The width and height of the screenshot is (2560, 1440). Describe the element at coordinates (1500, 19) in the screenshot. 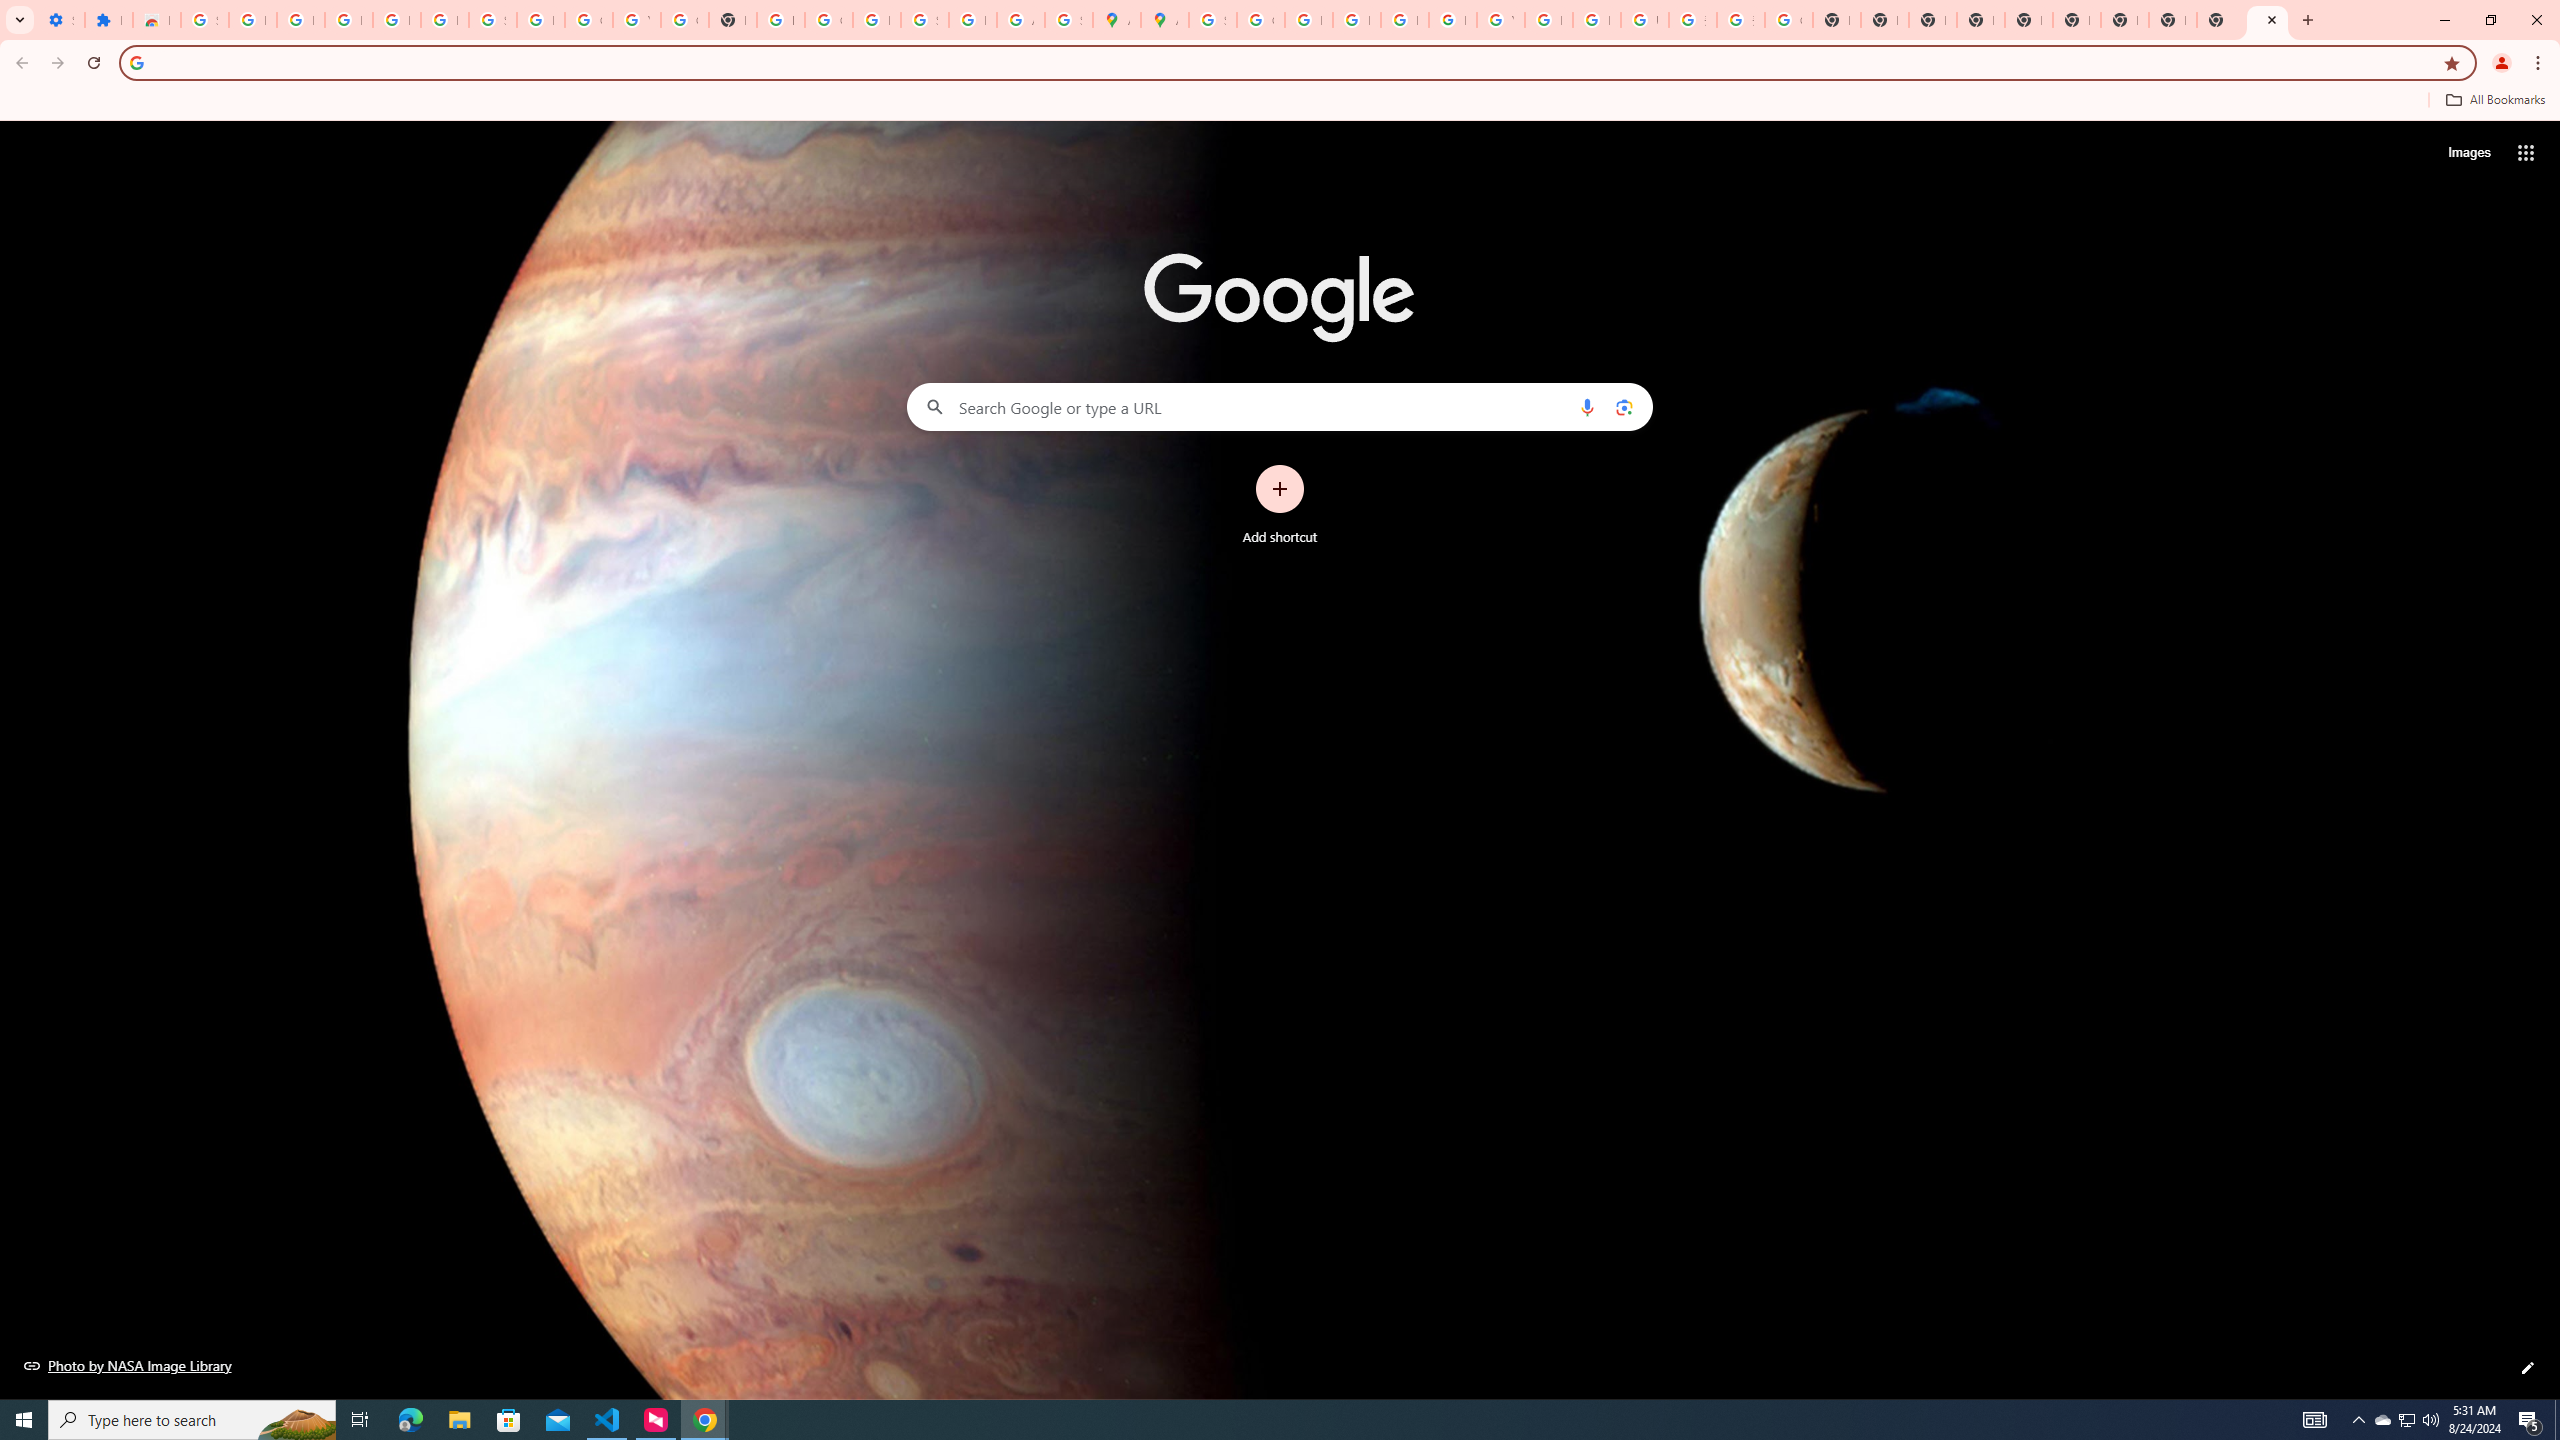

I see `'YouTube'` at that location.